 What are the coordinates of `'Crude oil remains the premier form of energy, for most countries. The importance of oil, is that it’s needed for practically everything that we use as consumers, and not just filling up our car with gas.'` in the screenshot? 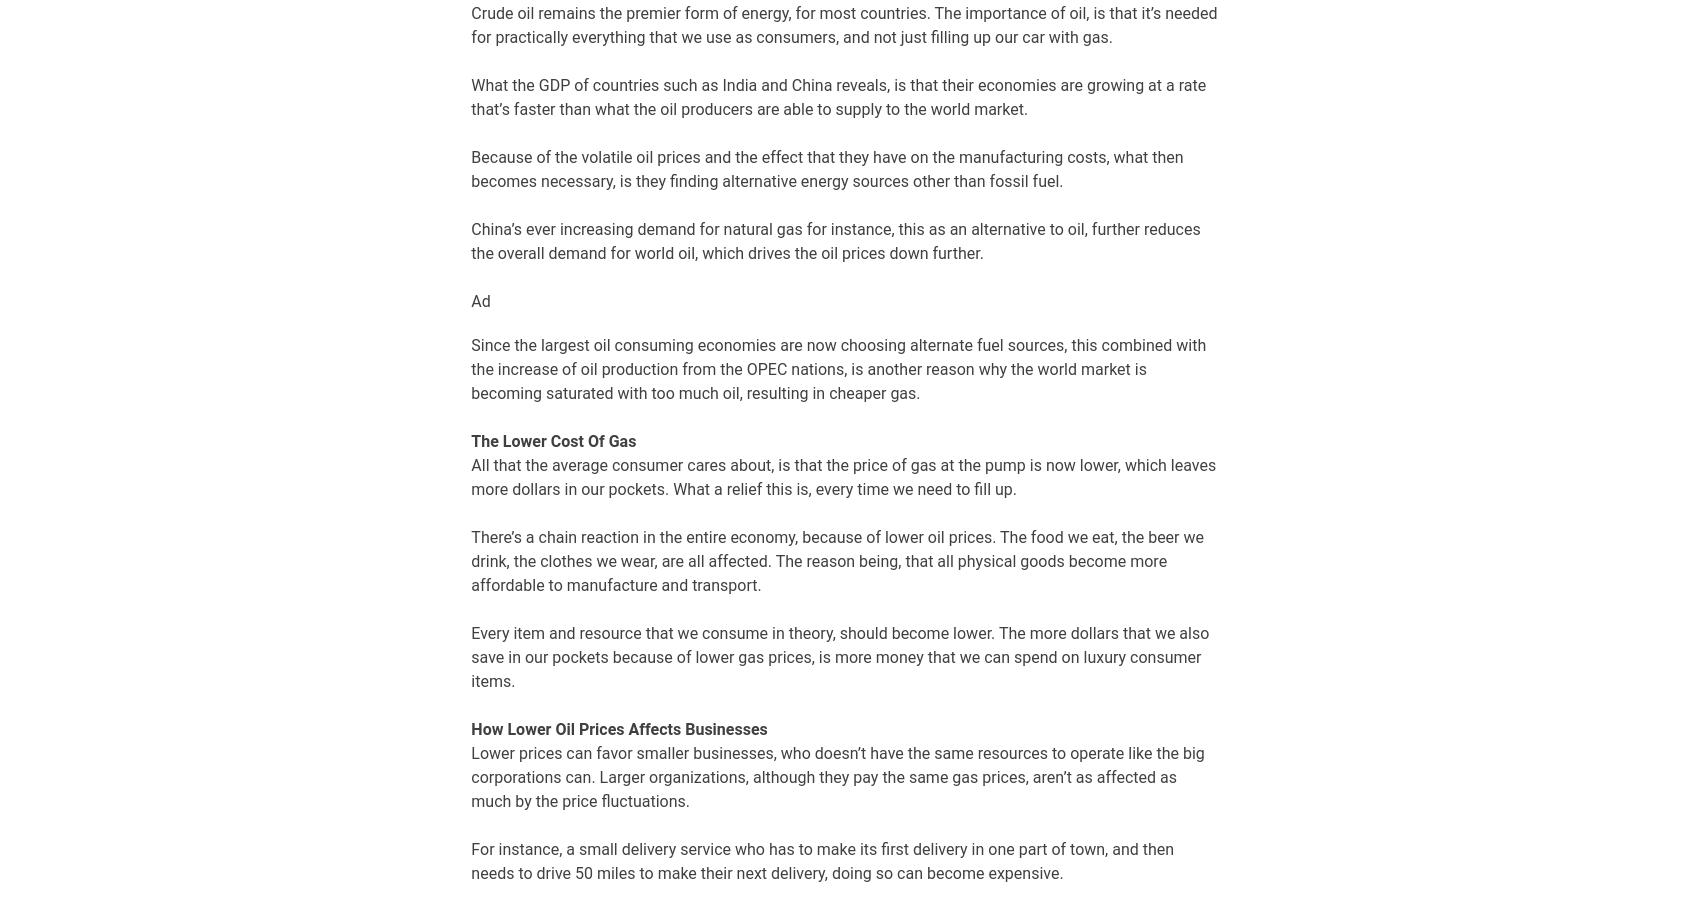 It's located at (843, 23).